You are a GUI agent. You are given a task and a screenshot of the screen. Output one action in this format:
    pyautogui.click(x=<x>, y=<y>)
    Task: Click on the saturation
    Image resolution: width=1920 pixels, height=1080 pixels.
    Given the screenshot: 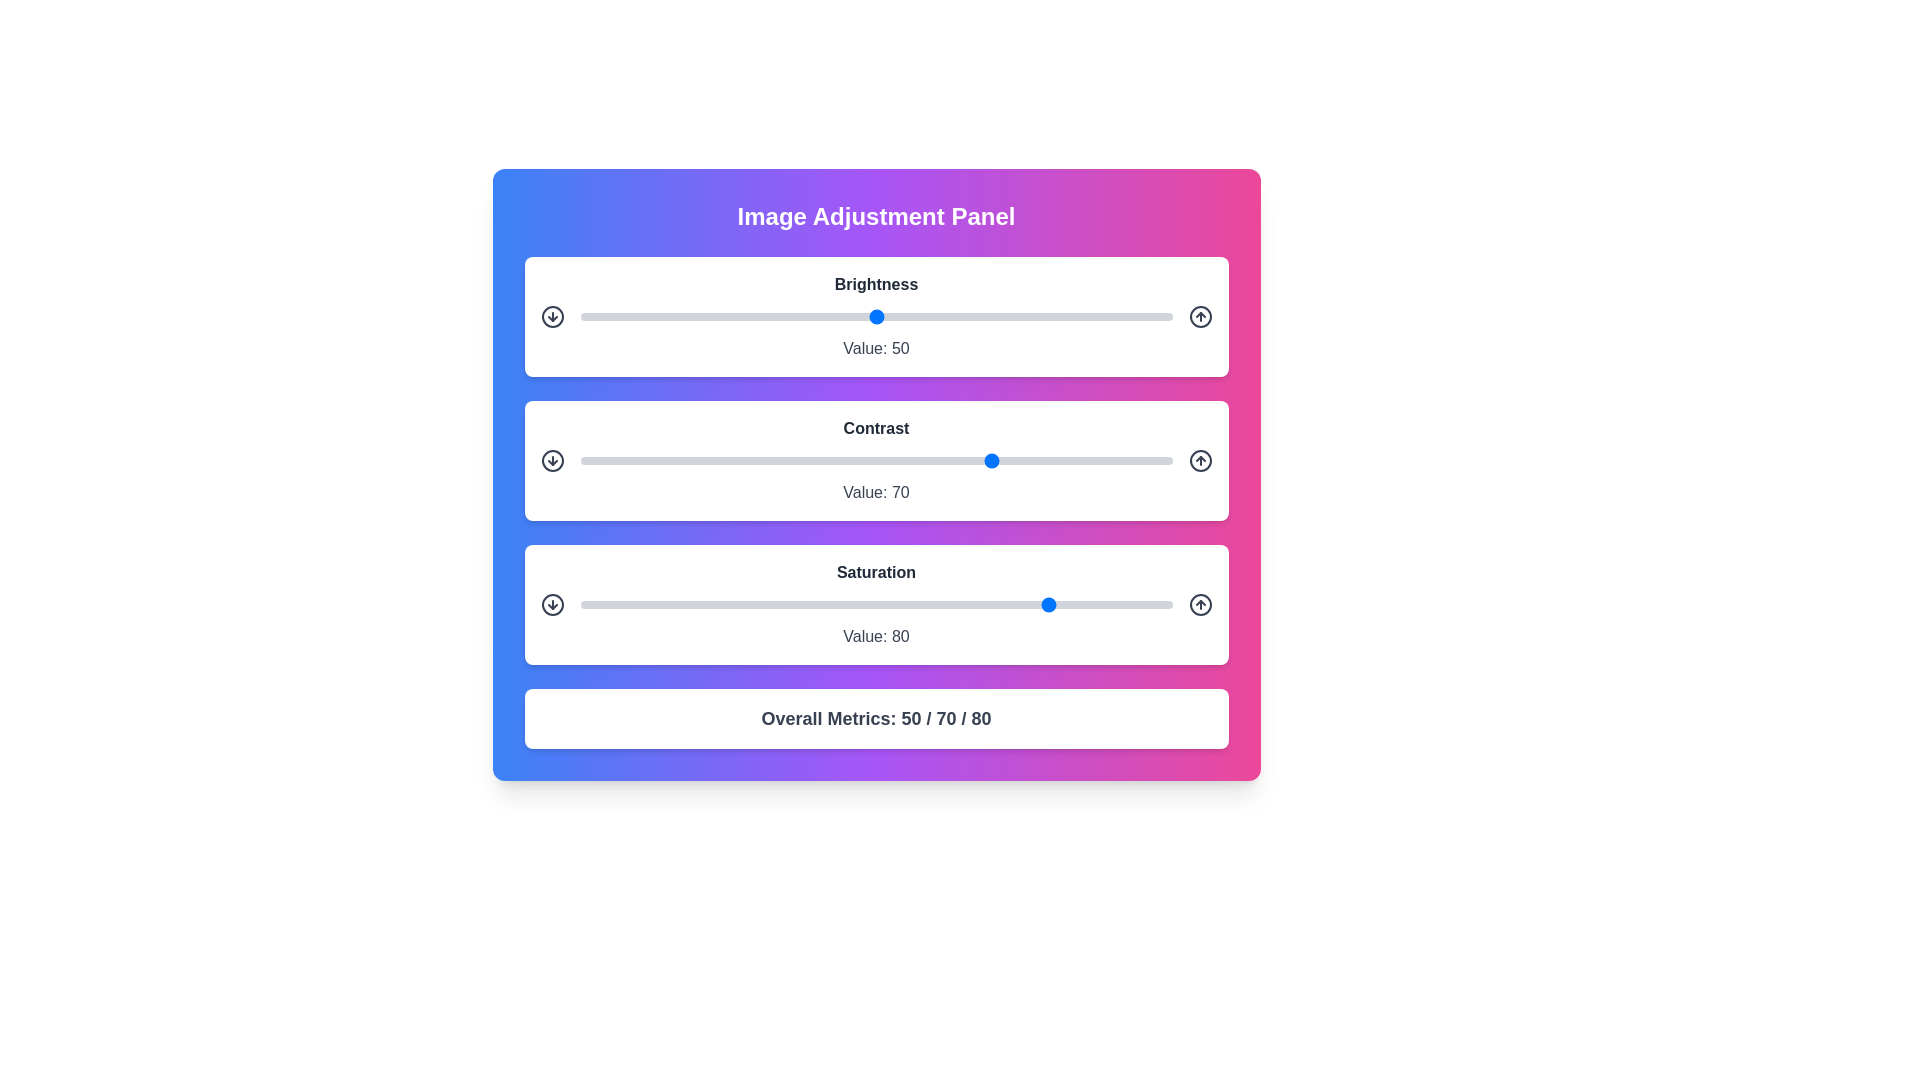 What is the action you would take?
    pyautogui.click(x=757, y=604)
    